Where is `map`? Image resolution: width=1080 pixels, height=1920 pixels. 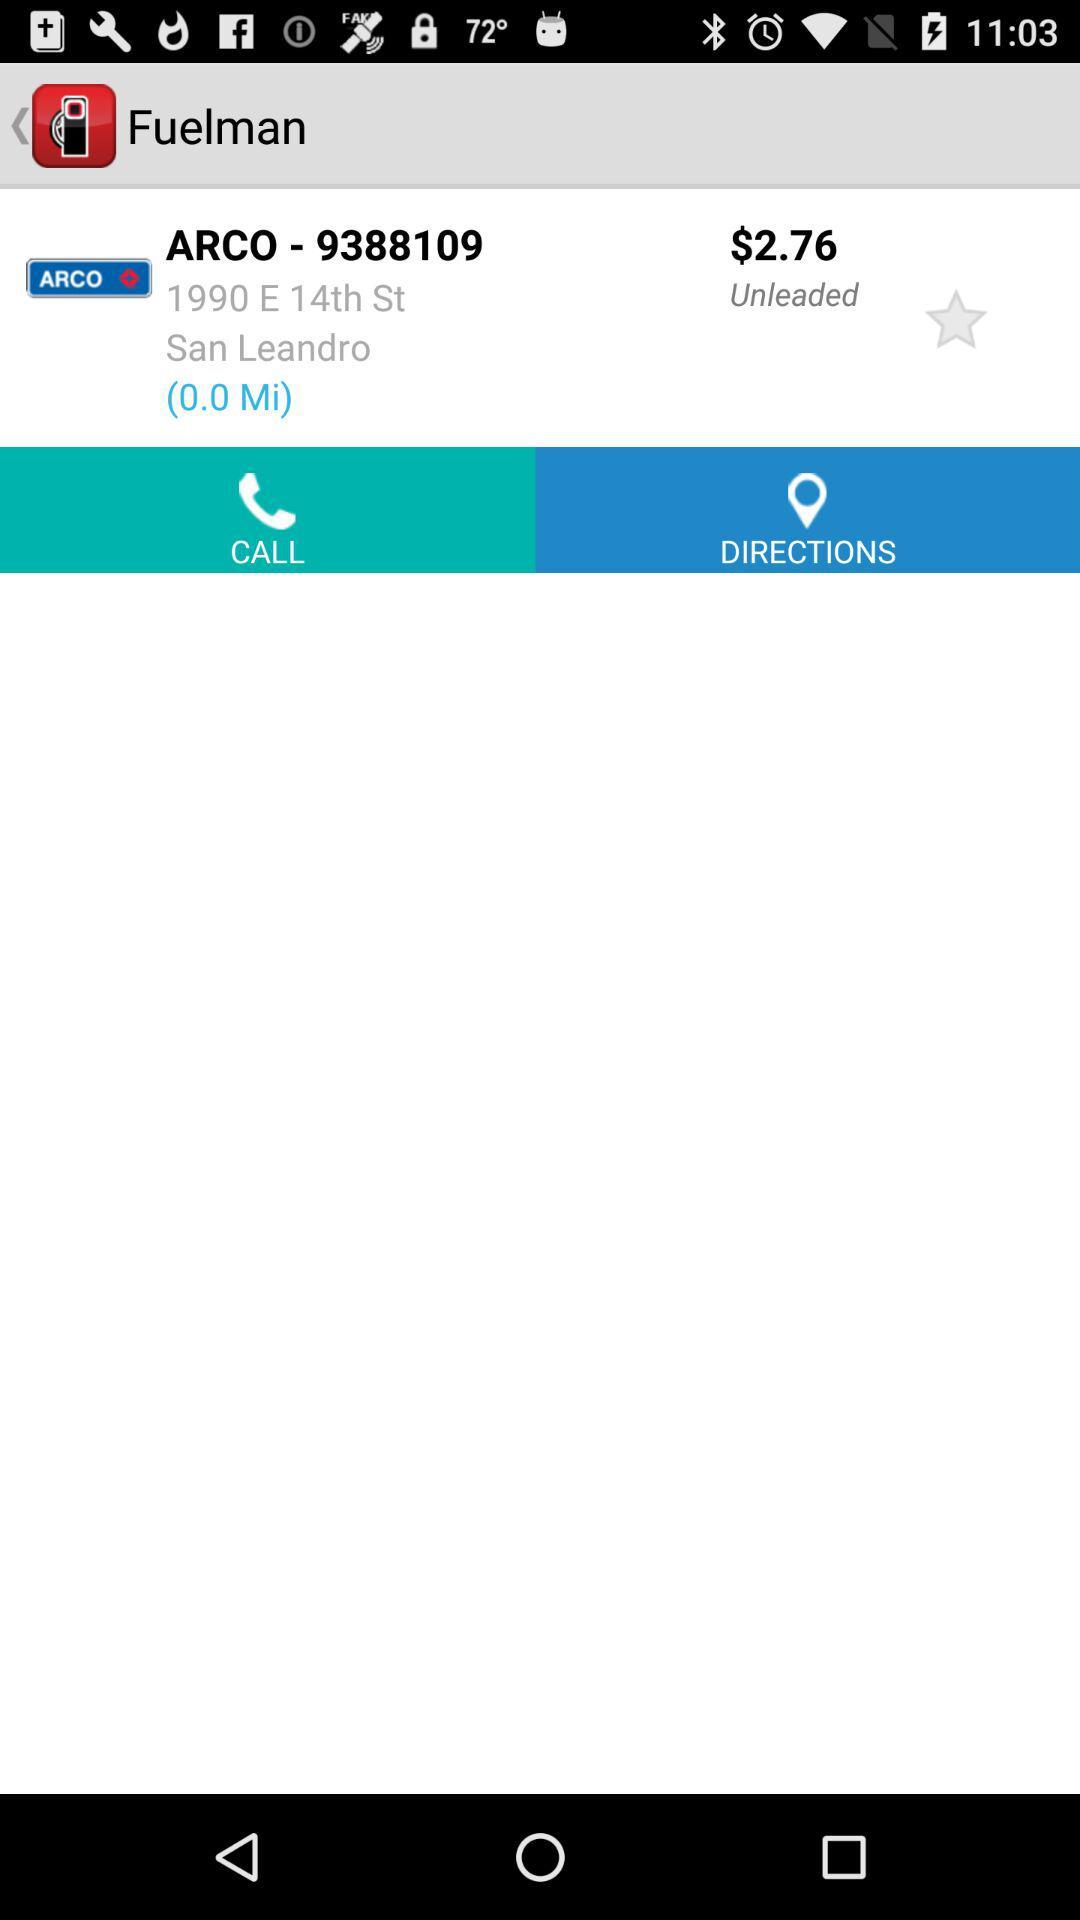 map is located at coordinates (540, 1183).